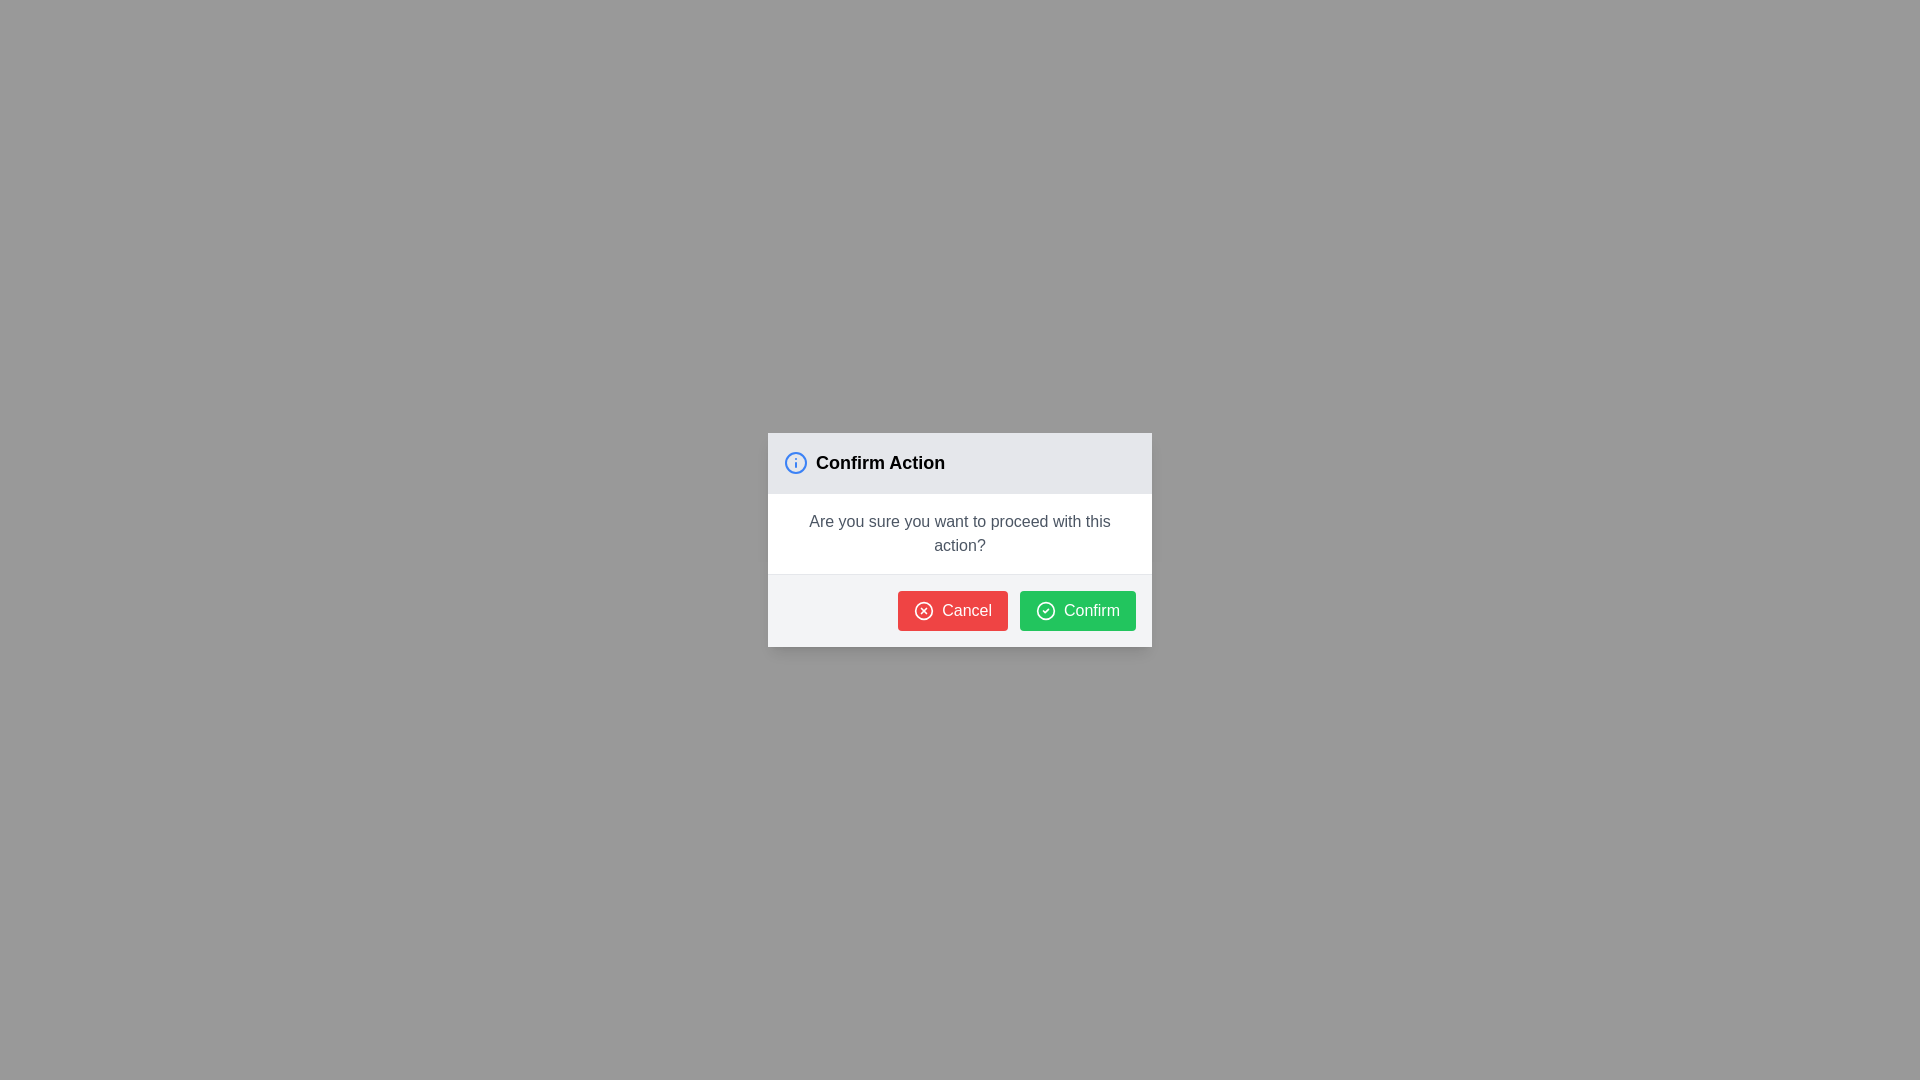 The width and height of the screenshot is (1920, 1080). What do you see at coordinates (960, 532) in the screenshot?
I see `centered text message in gray color located below the header 'Confirm Action' in the modal dialog` at bounding box center [960, 532].